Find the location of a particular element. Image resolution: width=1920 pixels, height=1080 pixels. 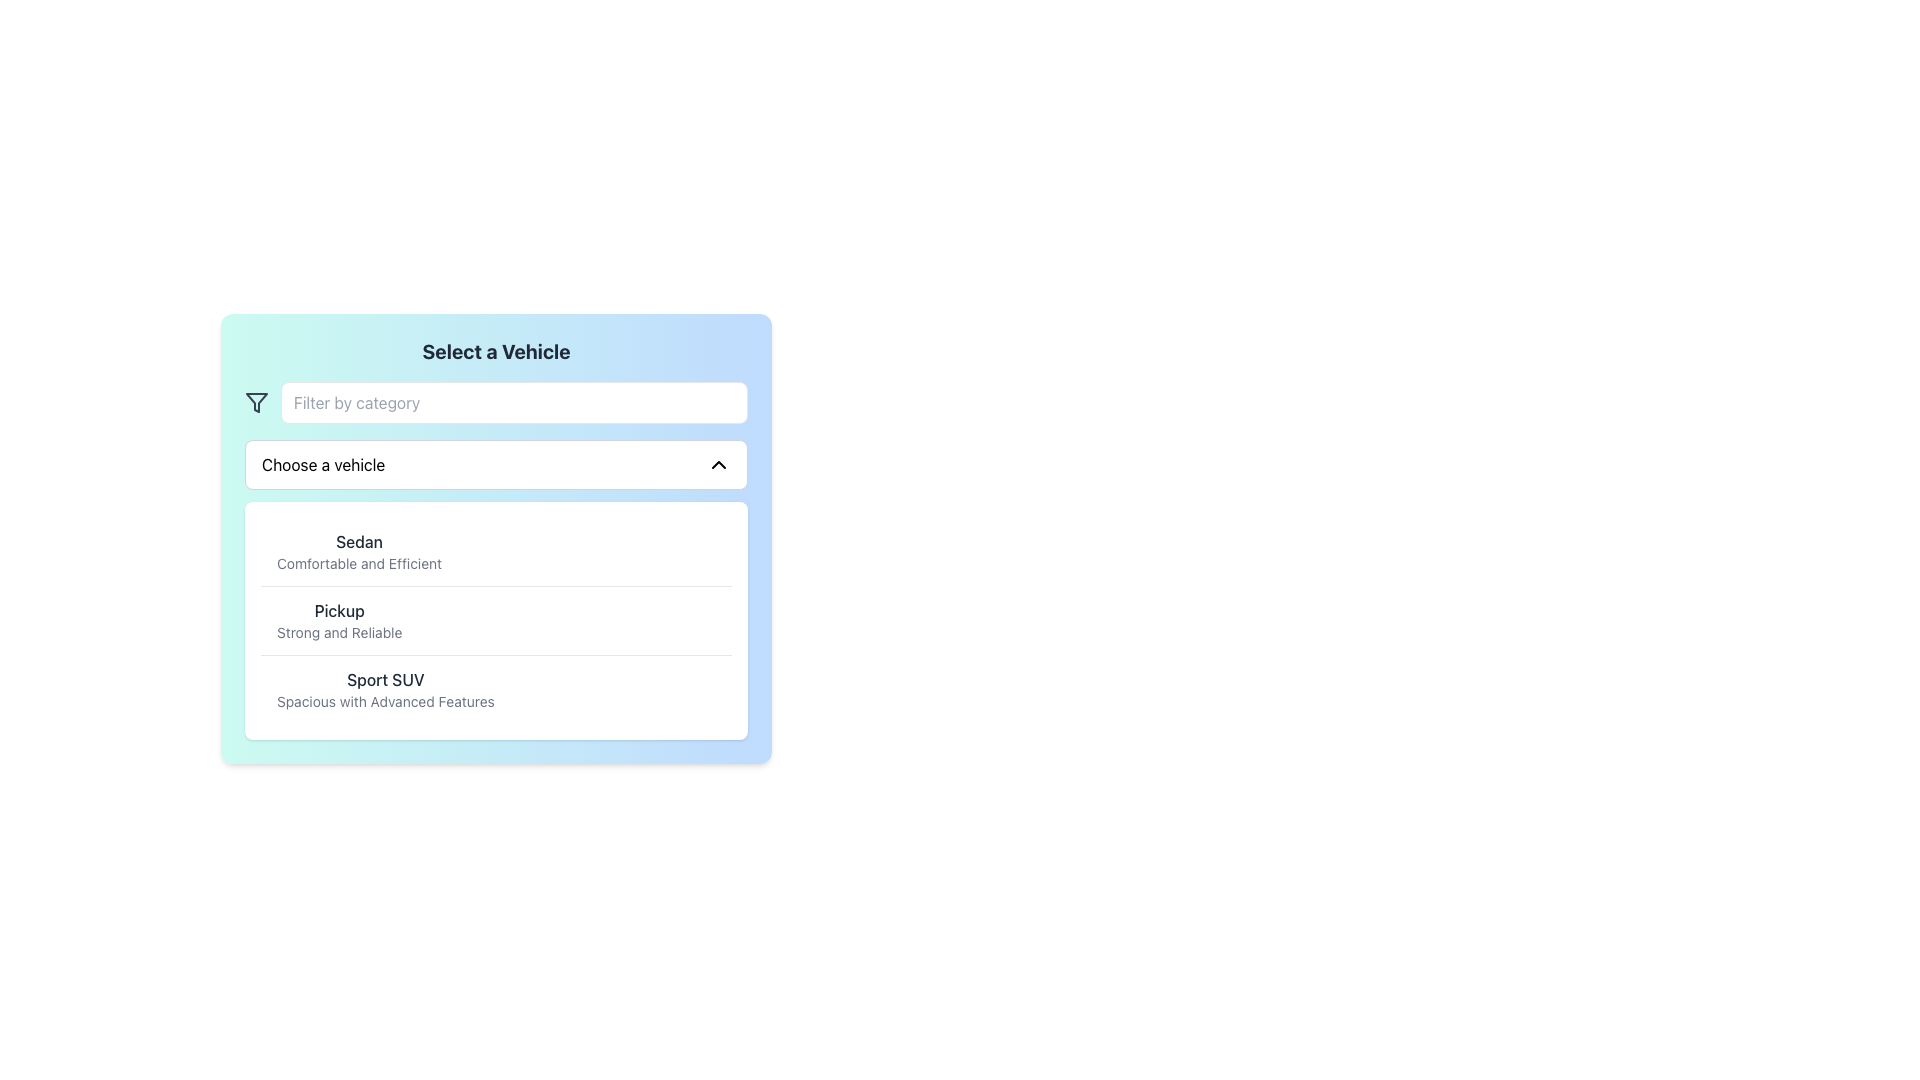

text label displaying 'Sedan', which is the first text element in the group under the heading 'Choose a vehicle' is located at coordinates (359, 542).